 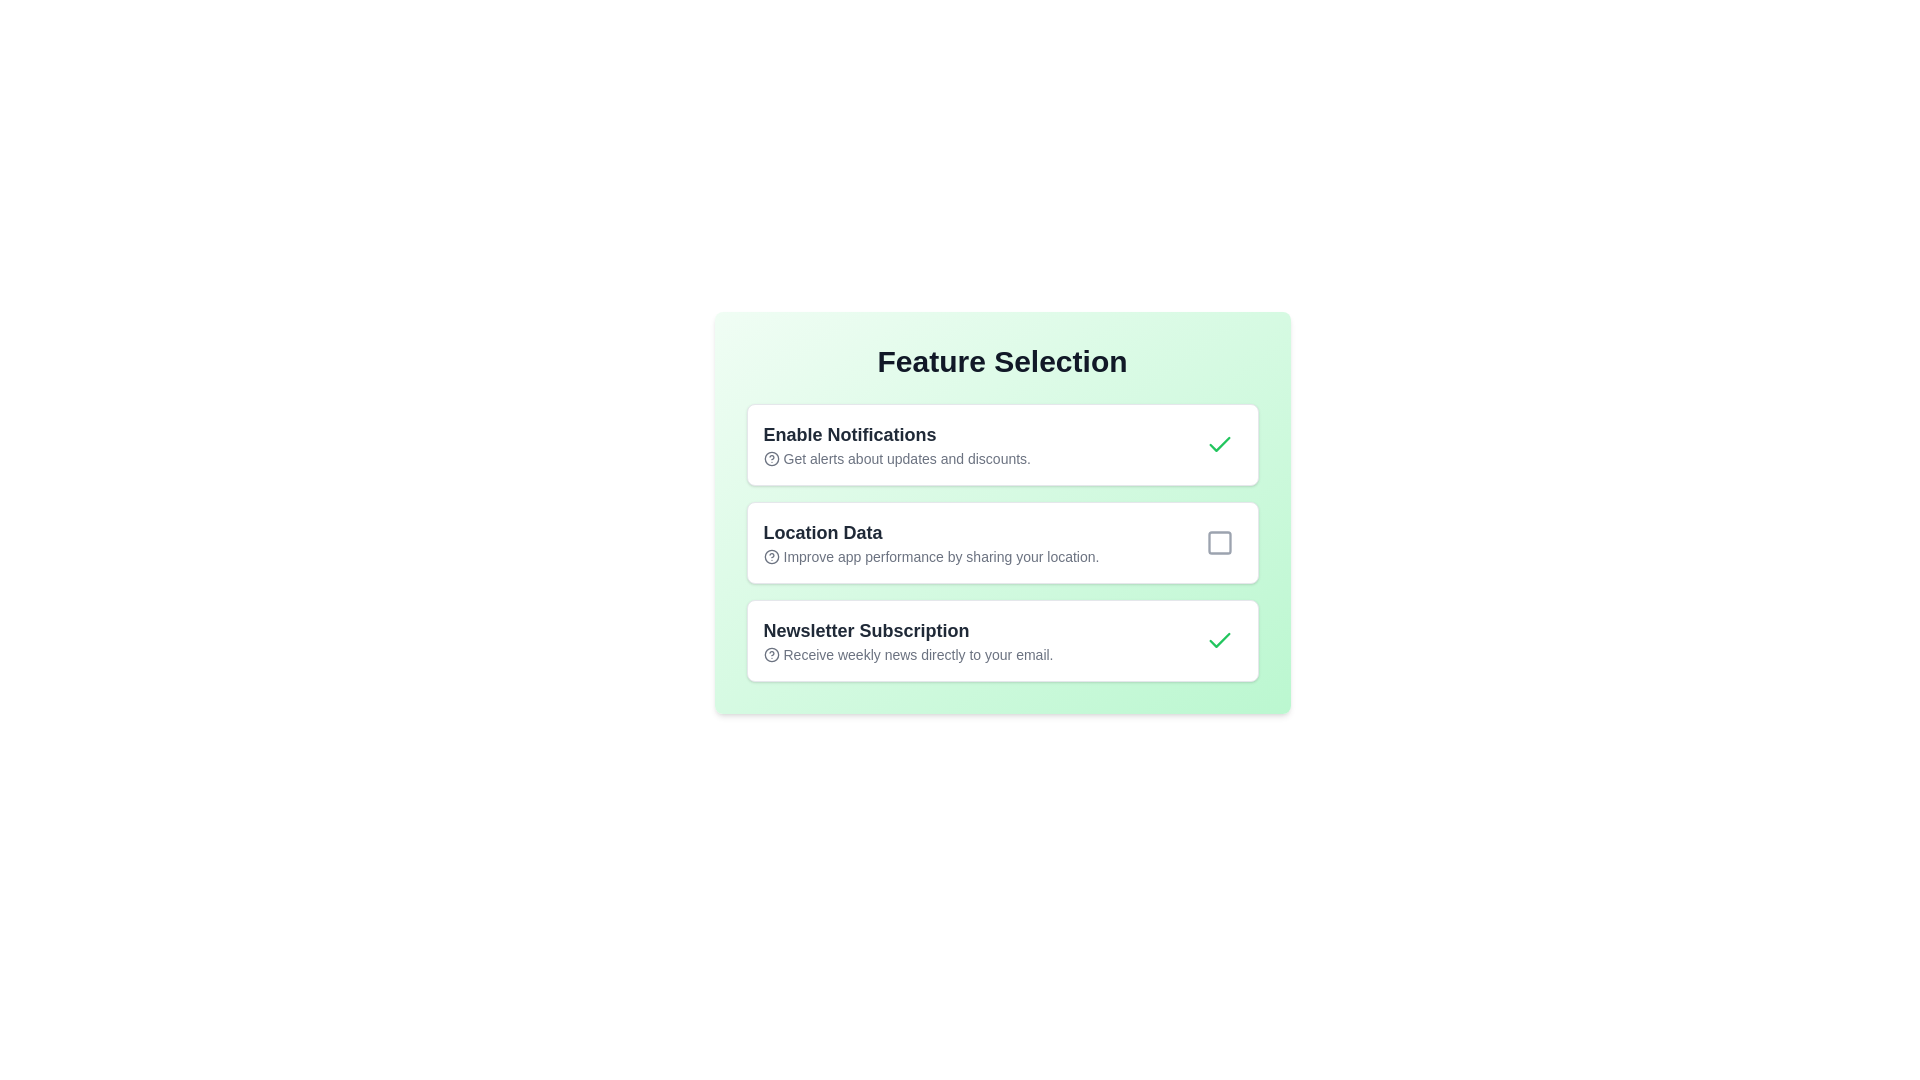 What do you see at coordinates (1218, 543) in the screenshot?
I see `the inactive checkbox or status icon next to the 'Location Data' feature option` at bounding box center [1218, 543].